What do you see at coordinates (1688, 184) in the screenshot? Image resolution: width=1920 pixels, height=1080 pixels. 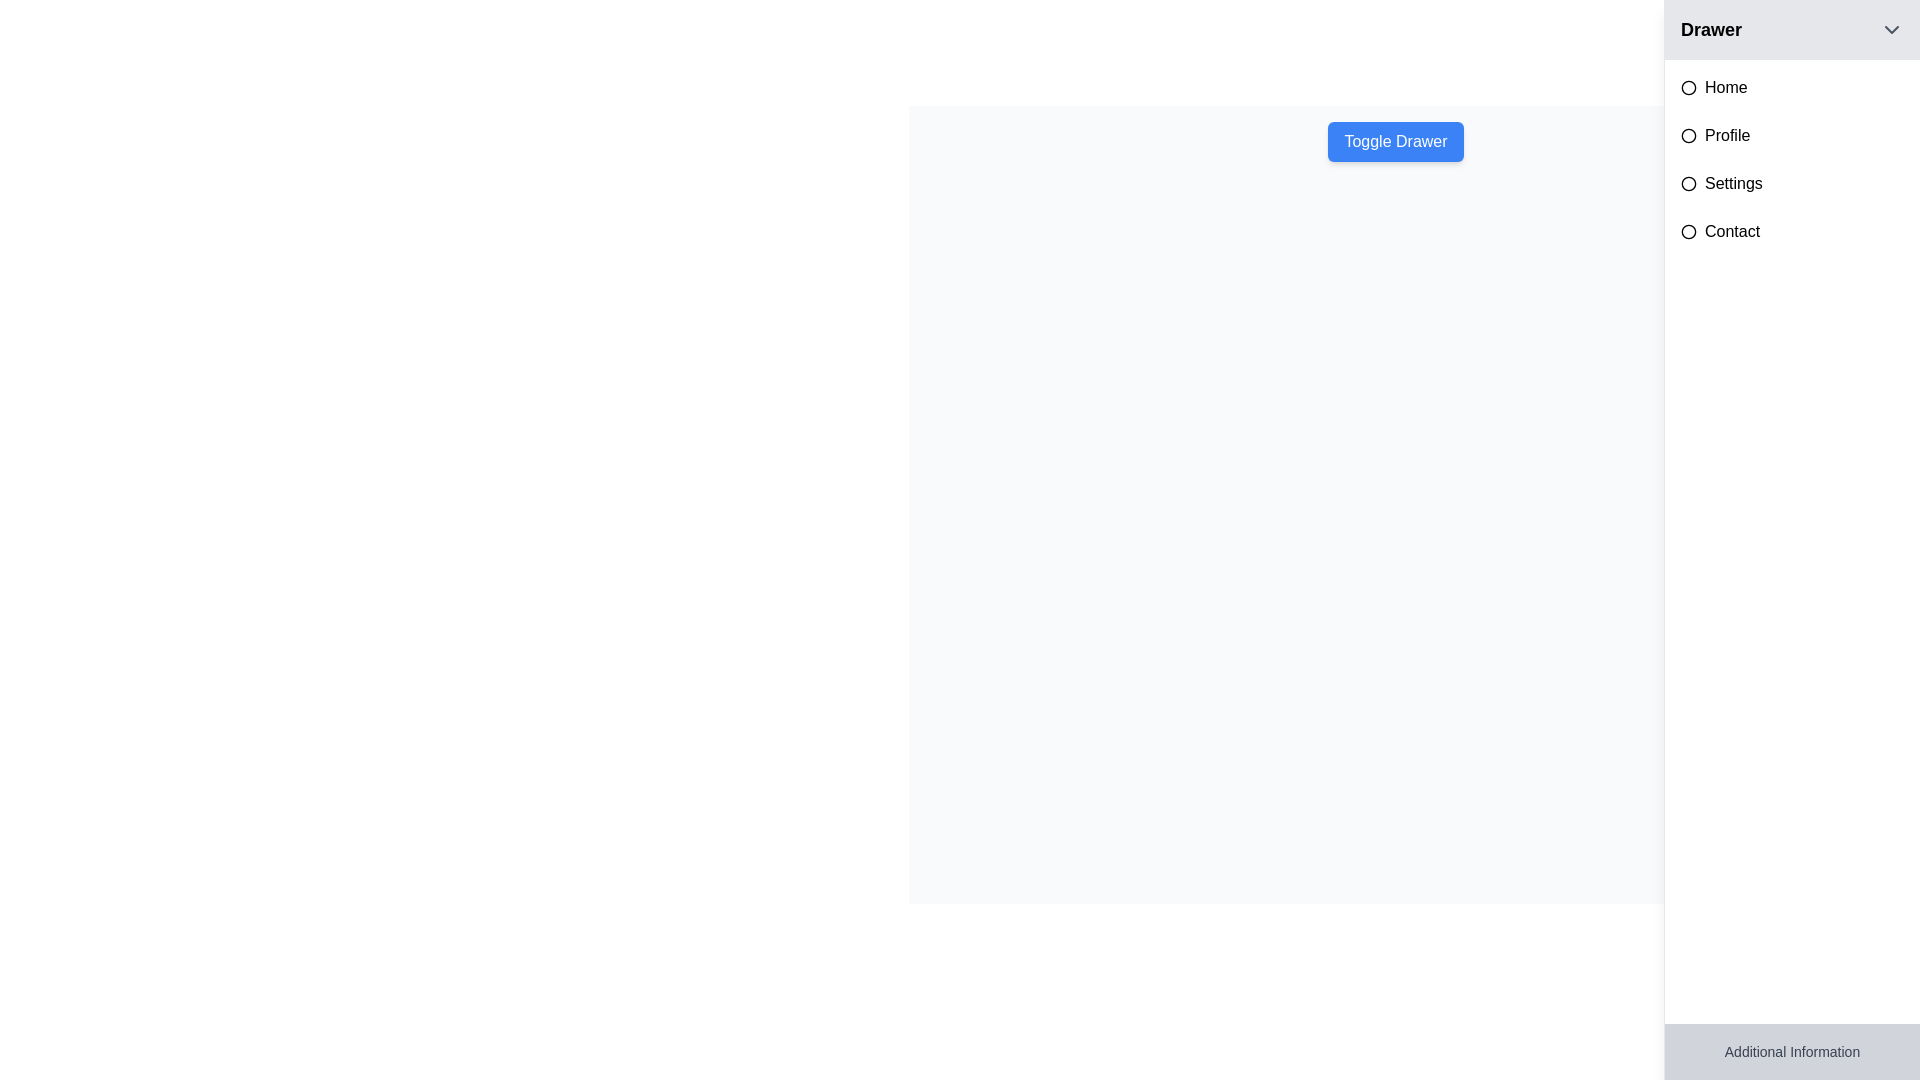 I see `the Circular selection indicator for the 'Settings' option within the drawer menu, which is positioned to the left of the 'Settings' label and is the third item in the vertically aligned list` at bounding box center [1688, 184].